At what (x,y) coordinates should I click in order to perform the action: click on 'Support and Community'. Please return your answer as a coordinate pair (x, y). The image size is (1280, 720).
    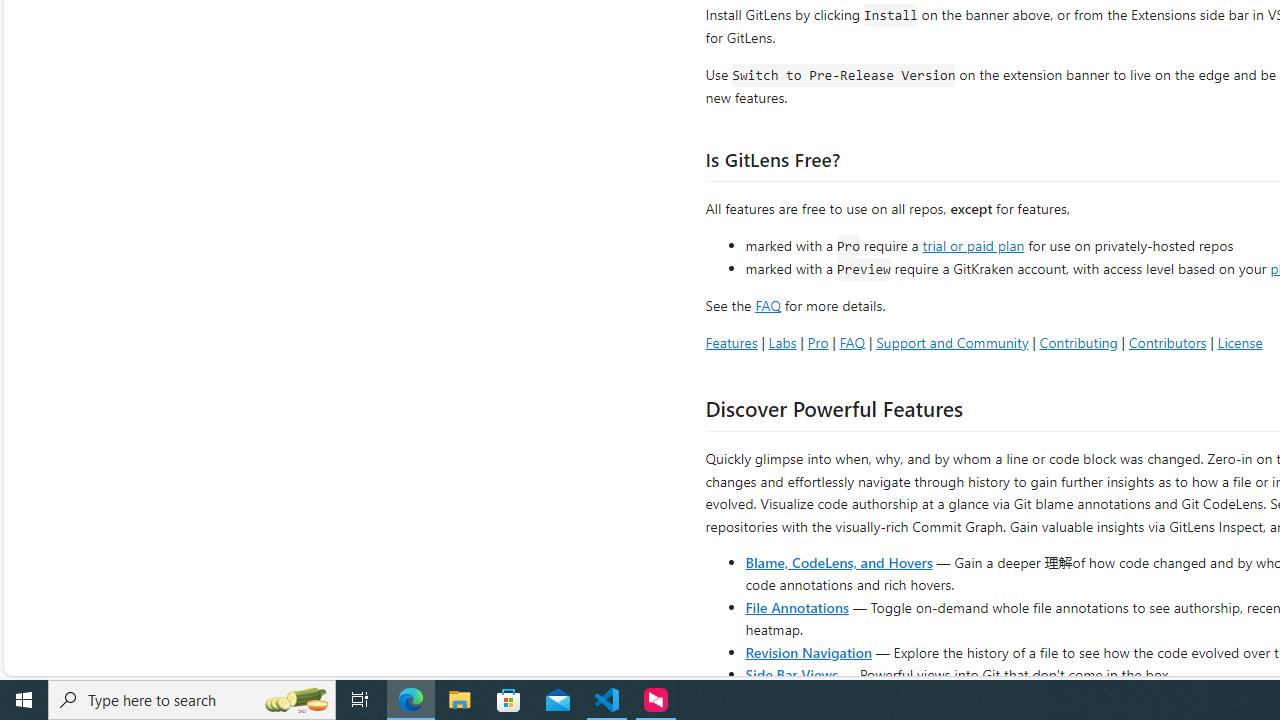
    Looking at the image, I should click on (951, 341).